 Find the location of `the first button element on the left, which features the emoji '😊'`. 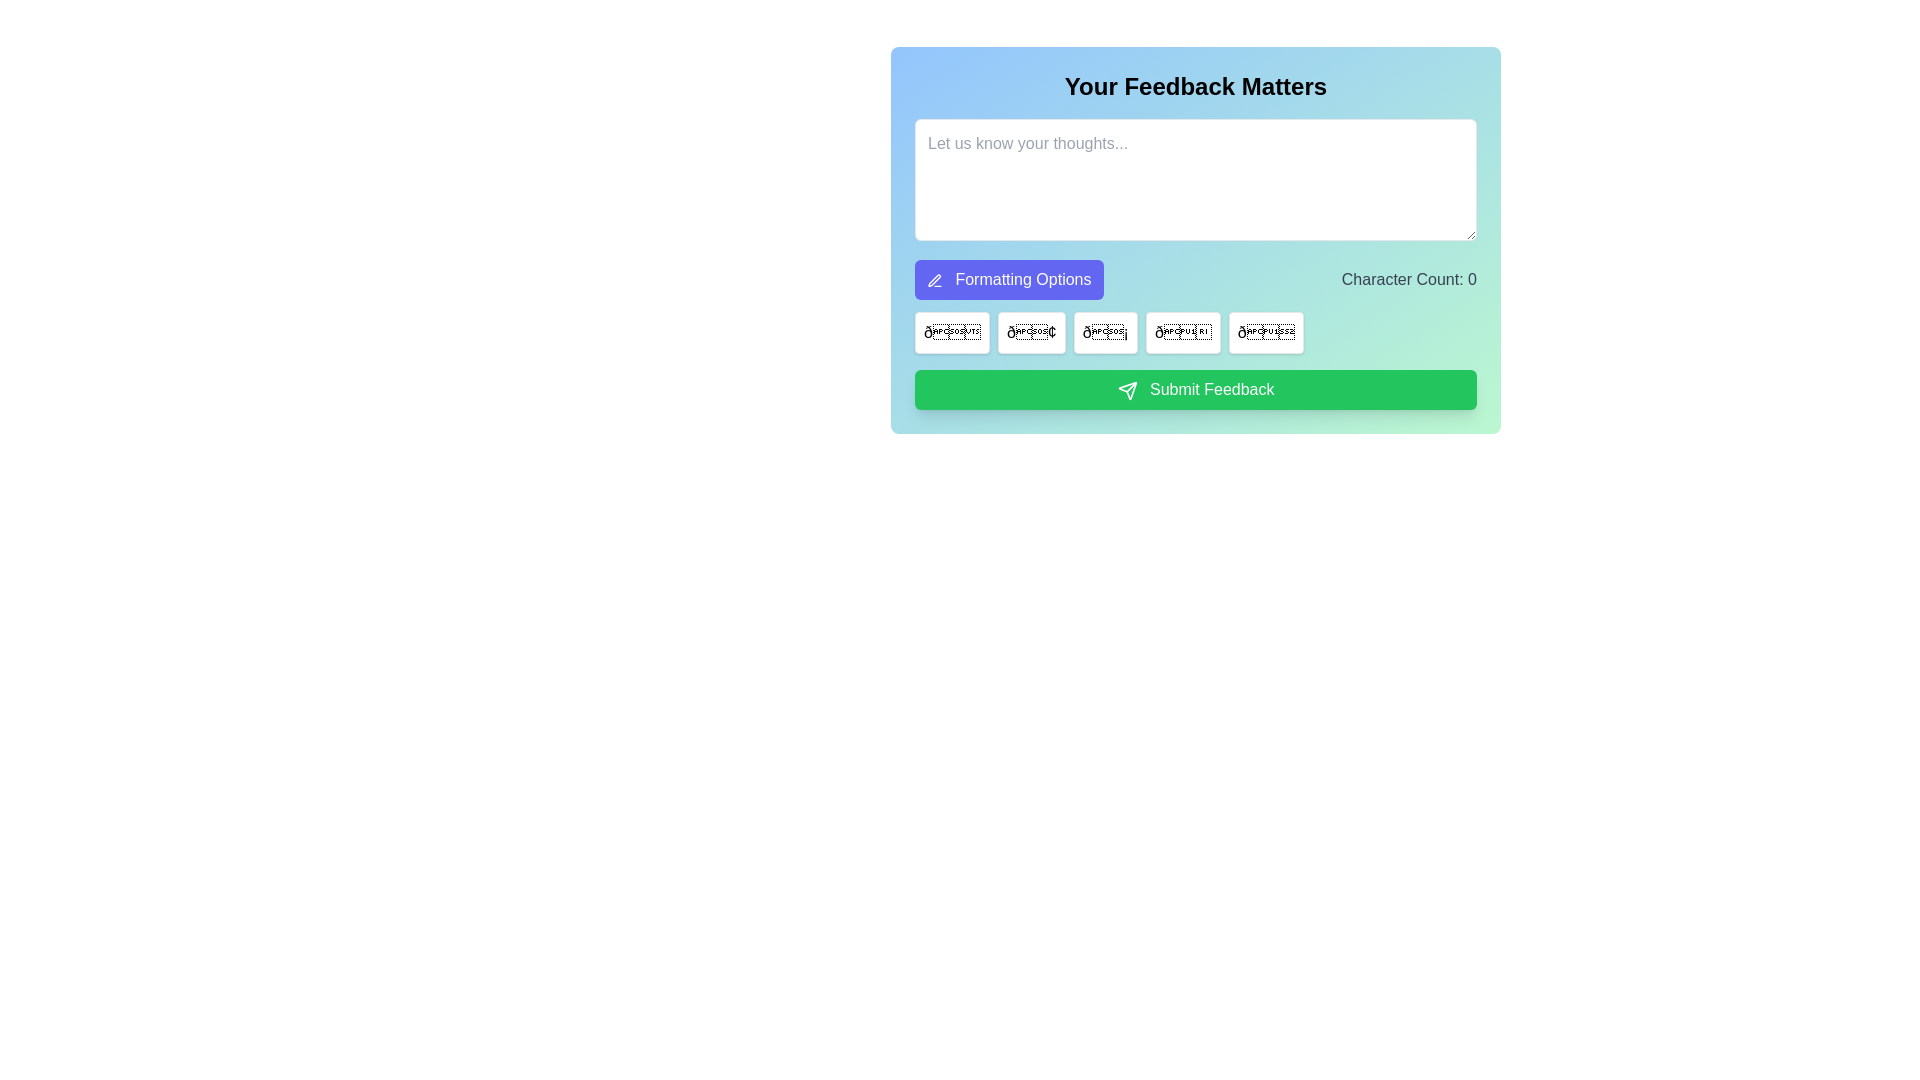

the first button element on the left, which features the emoji '😊' is located at coordinates (951, 331).